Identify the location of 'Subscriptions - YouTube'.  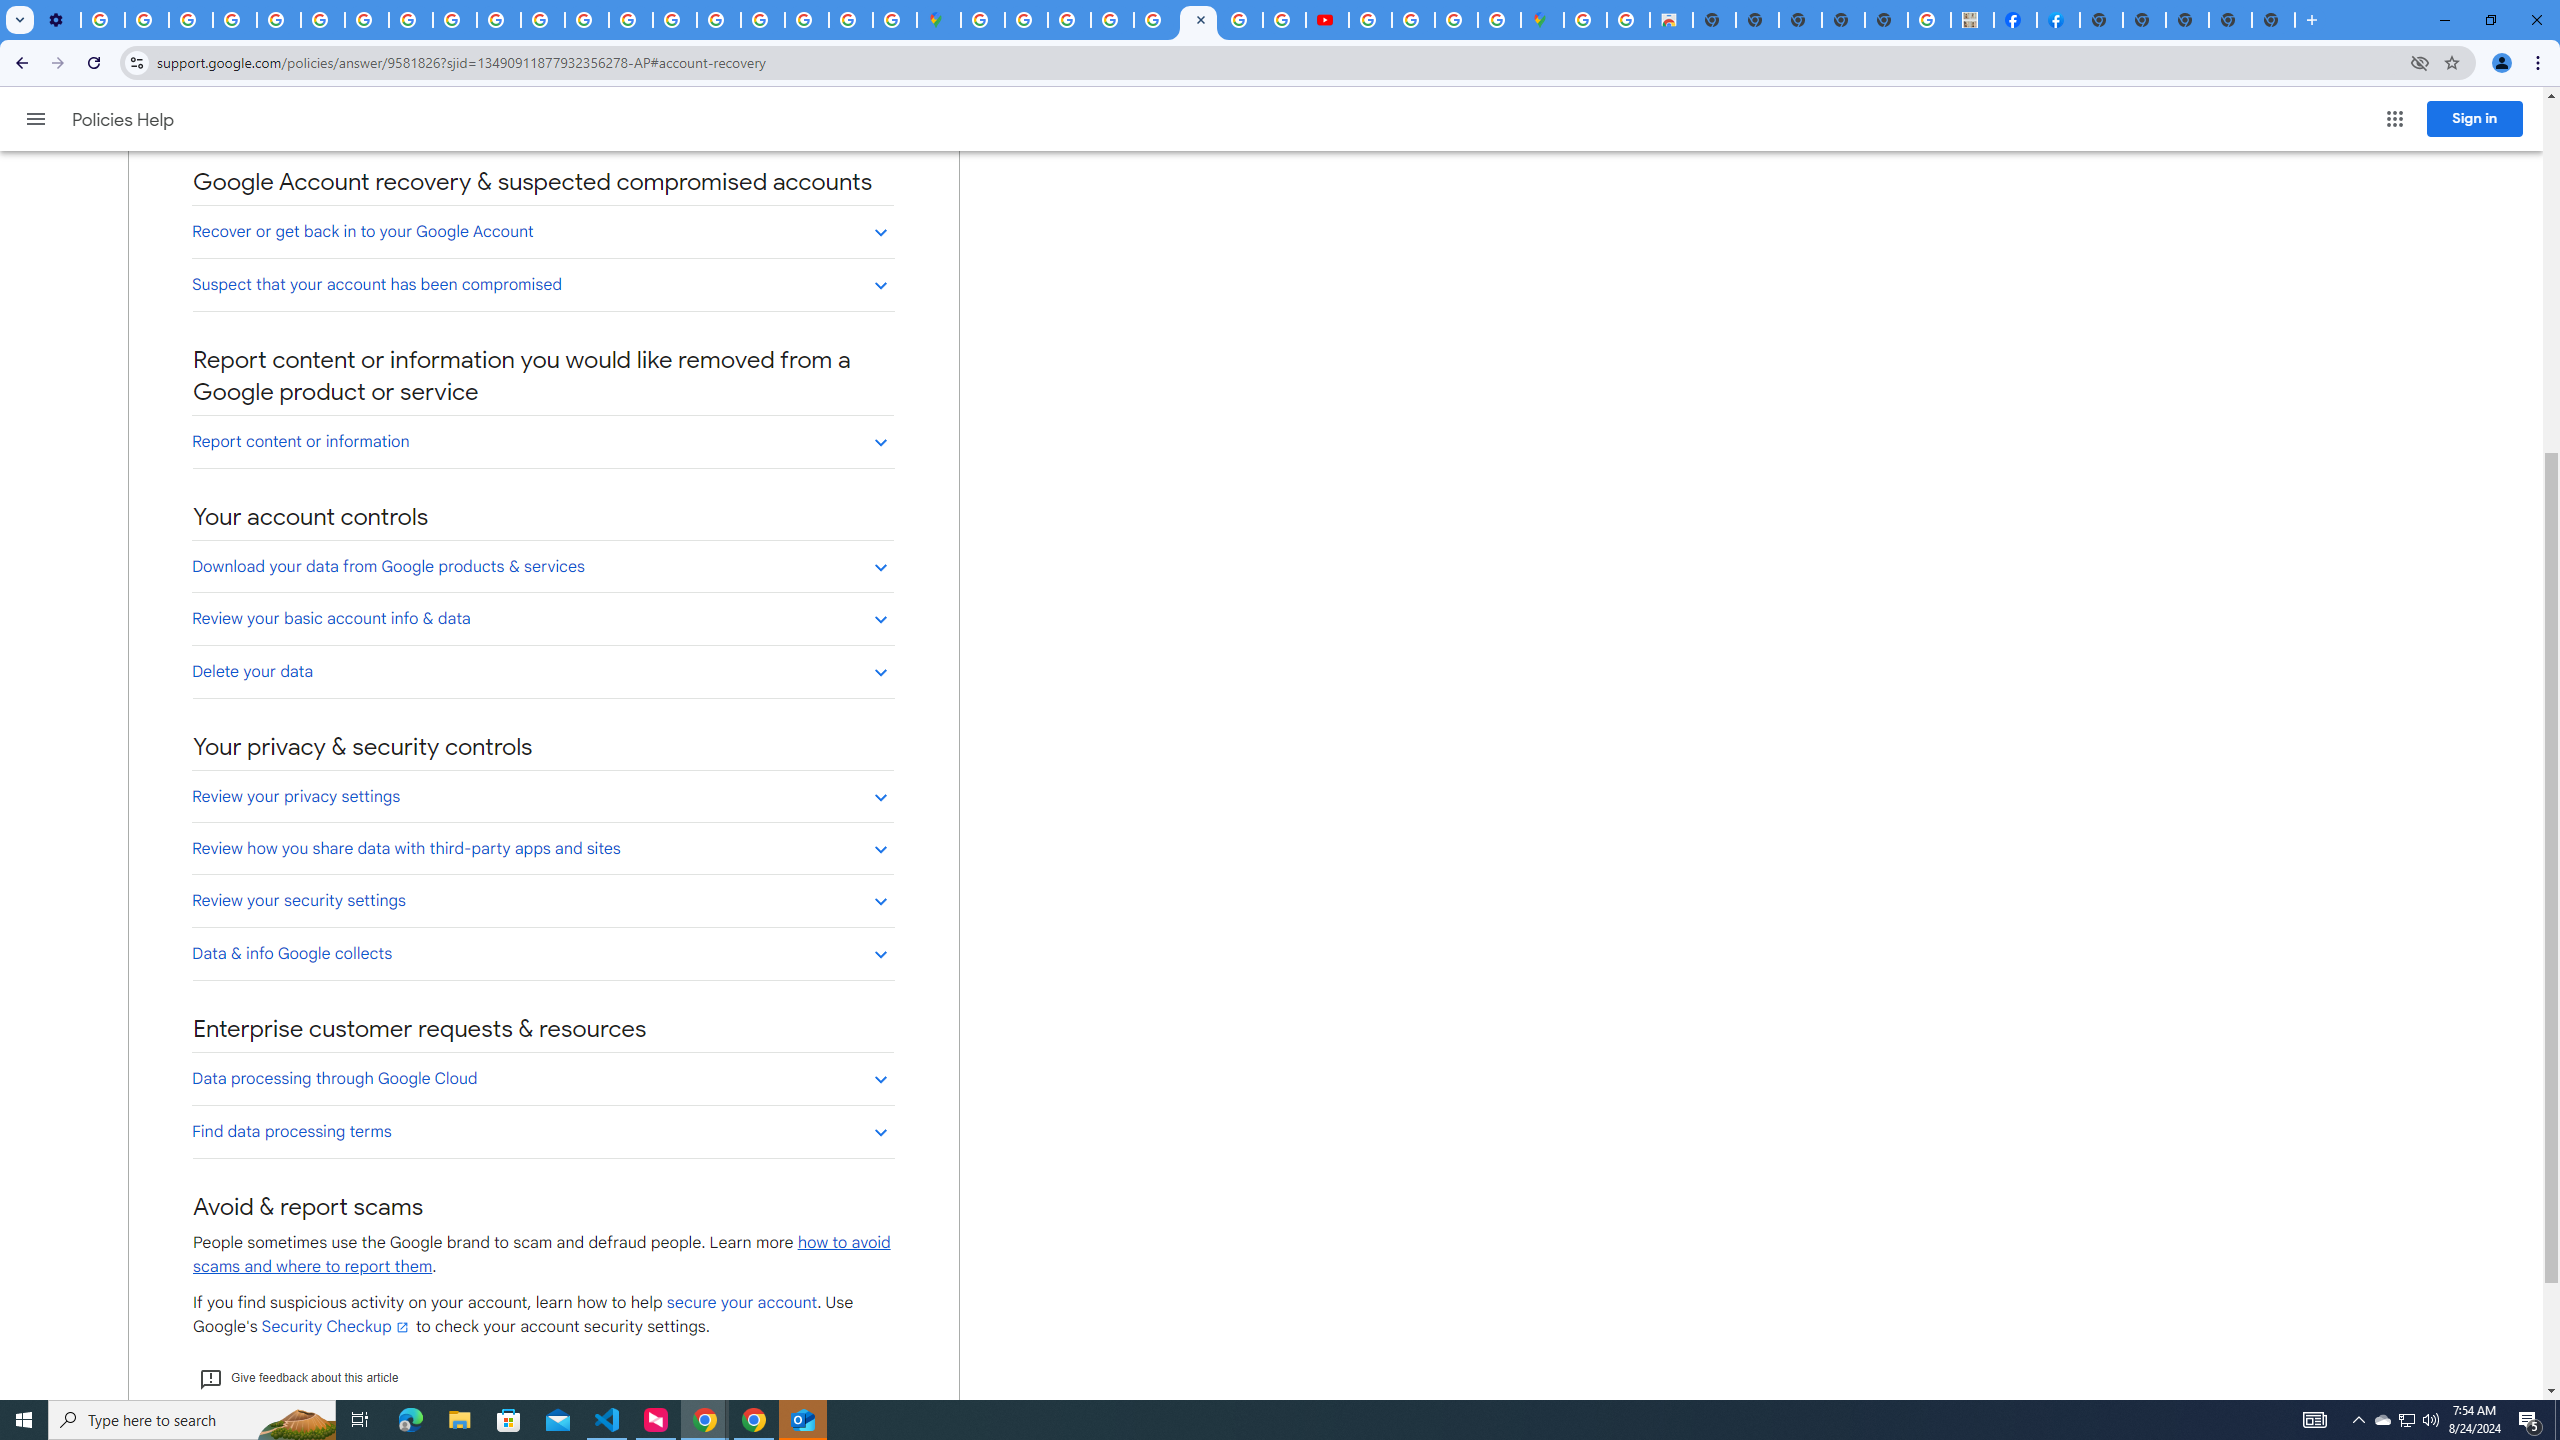
(1326, 19).